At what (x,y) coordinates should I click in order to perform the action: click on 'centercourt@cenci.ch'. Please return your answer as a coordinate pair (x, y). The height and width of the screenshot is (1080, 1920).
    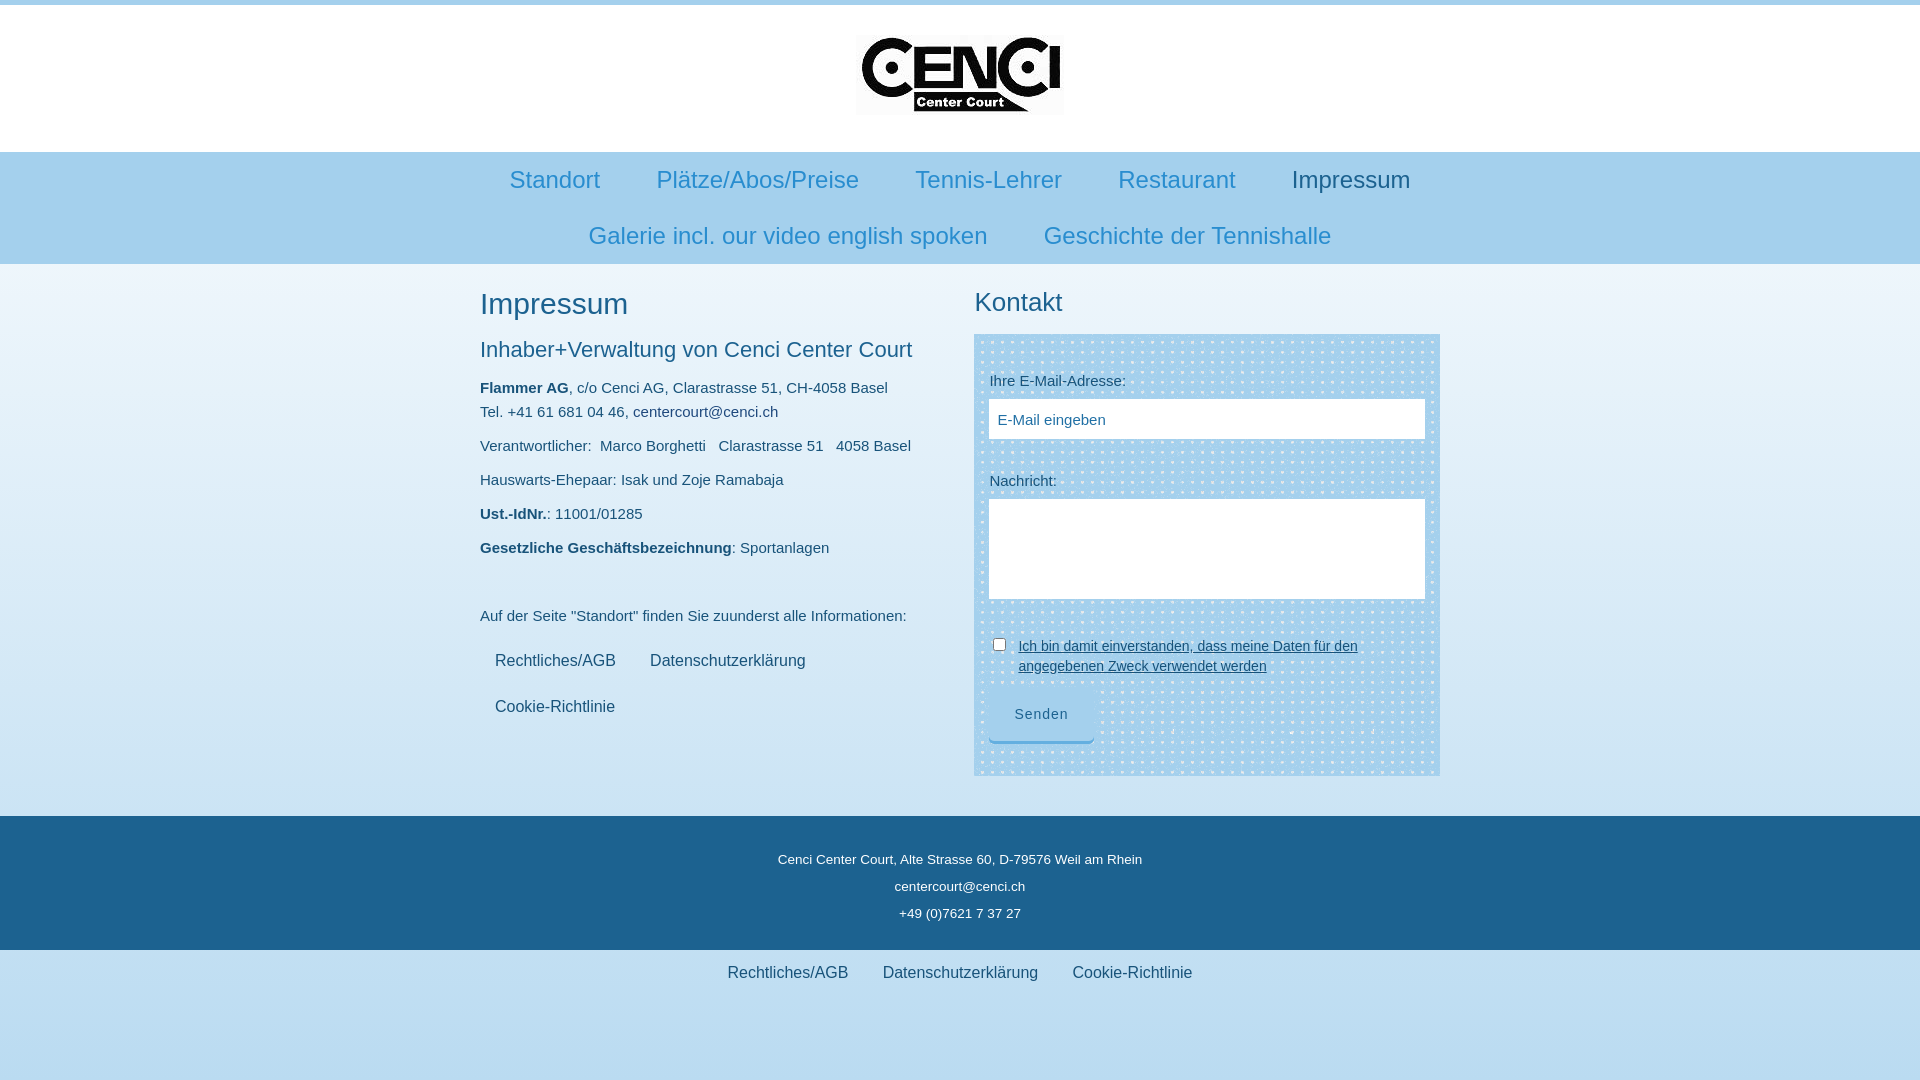
    Looking at the image, I should click on (960, 886).